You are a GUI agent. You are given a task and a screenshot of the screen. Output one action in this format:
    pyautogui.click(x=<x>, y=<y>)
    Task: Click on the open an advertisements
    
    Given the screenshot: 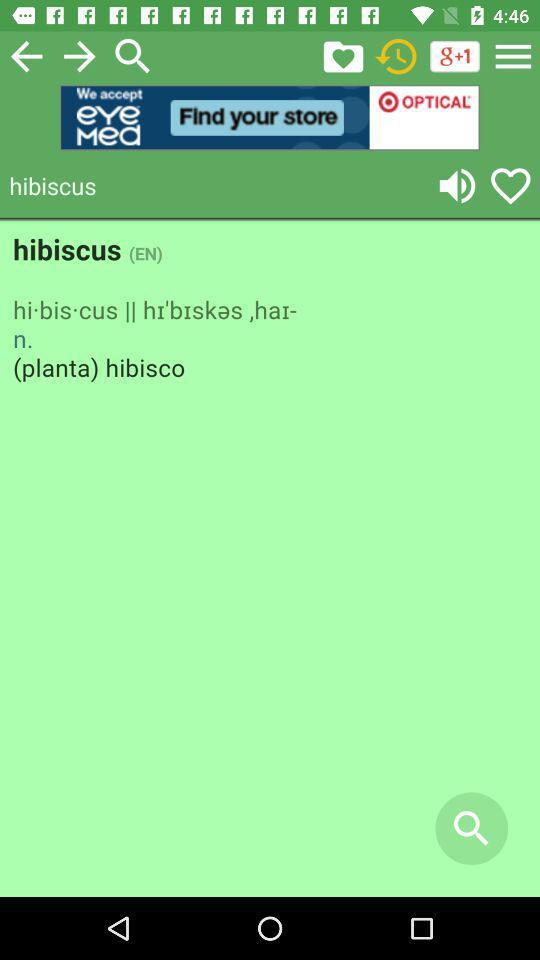 What is the action you would take?
    pyautogui.click(x=270, y=117)
    